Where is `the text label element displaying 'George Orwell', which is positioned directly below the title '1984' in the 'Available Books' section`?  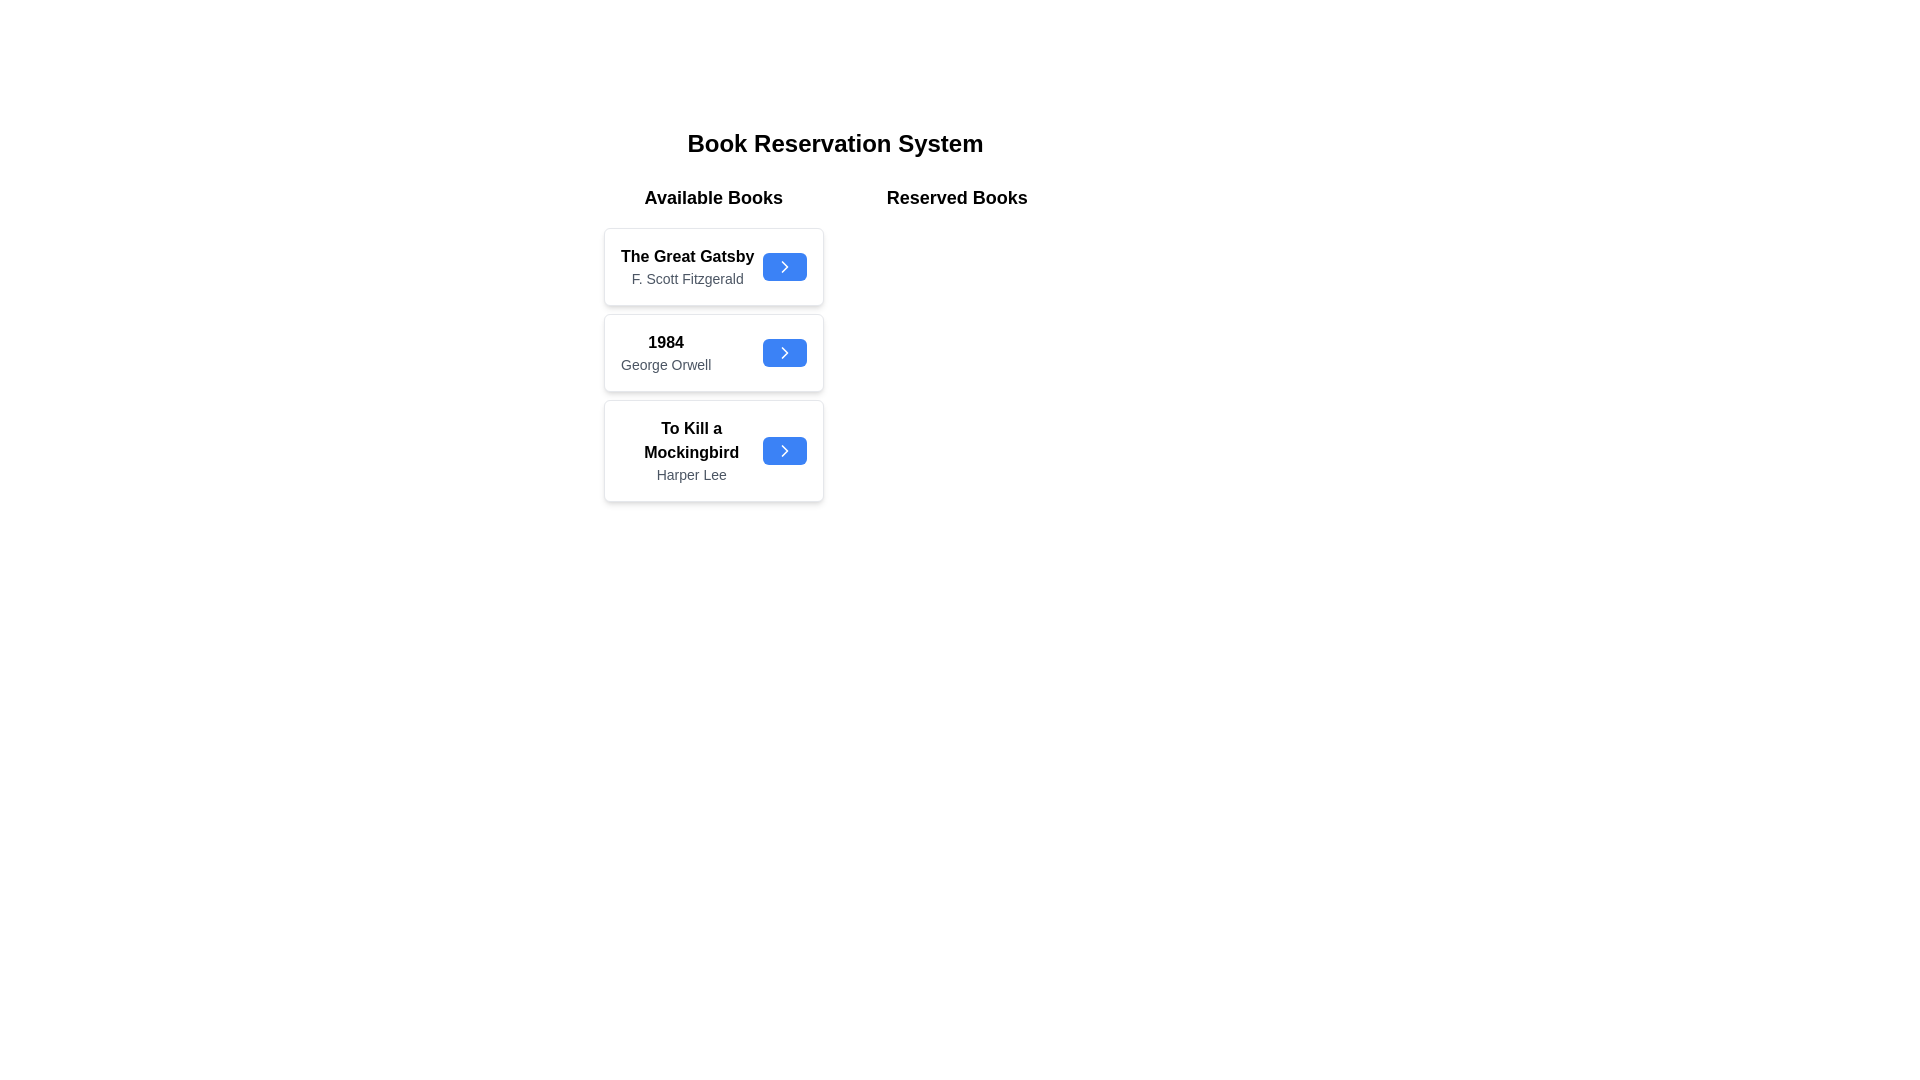 the text label element displaying 'George Orwell', which is positioned directly below the title '1984' in the 'Available Books' section is located at coordinates (666, 365).